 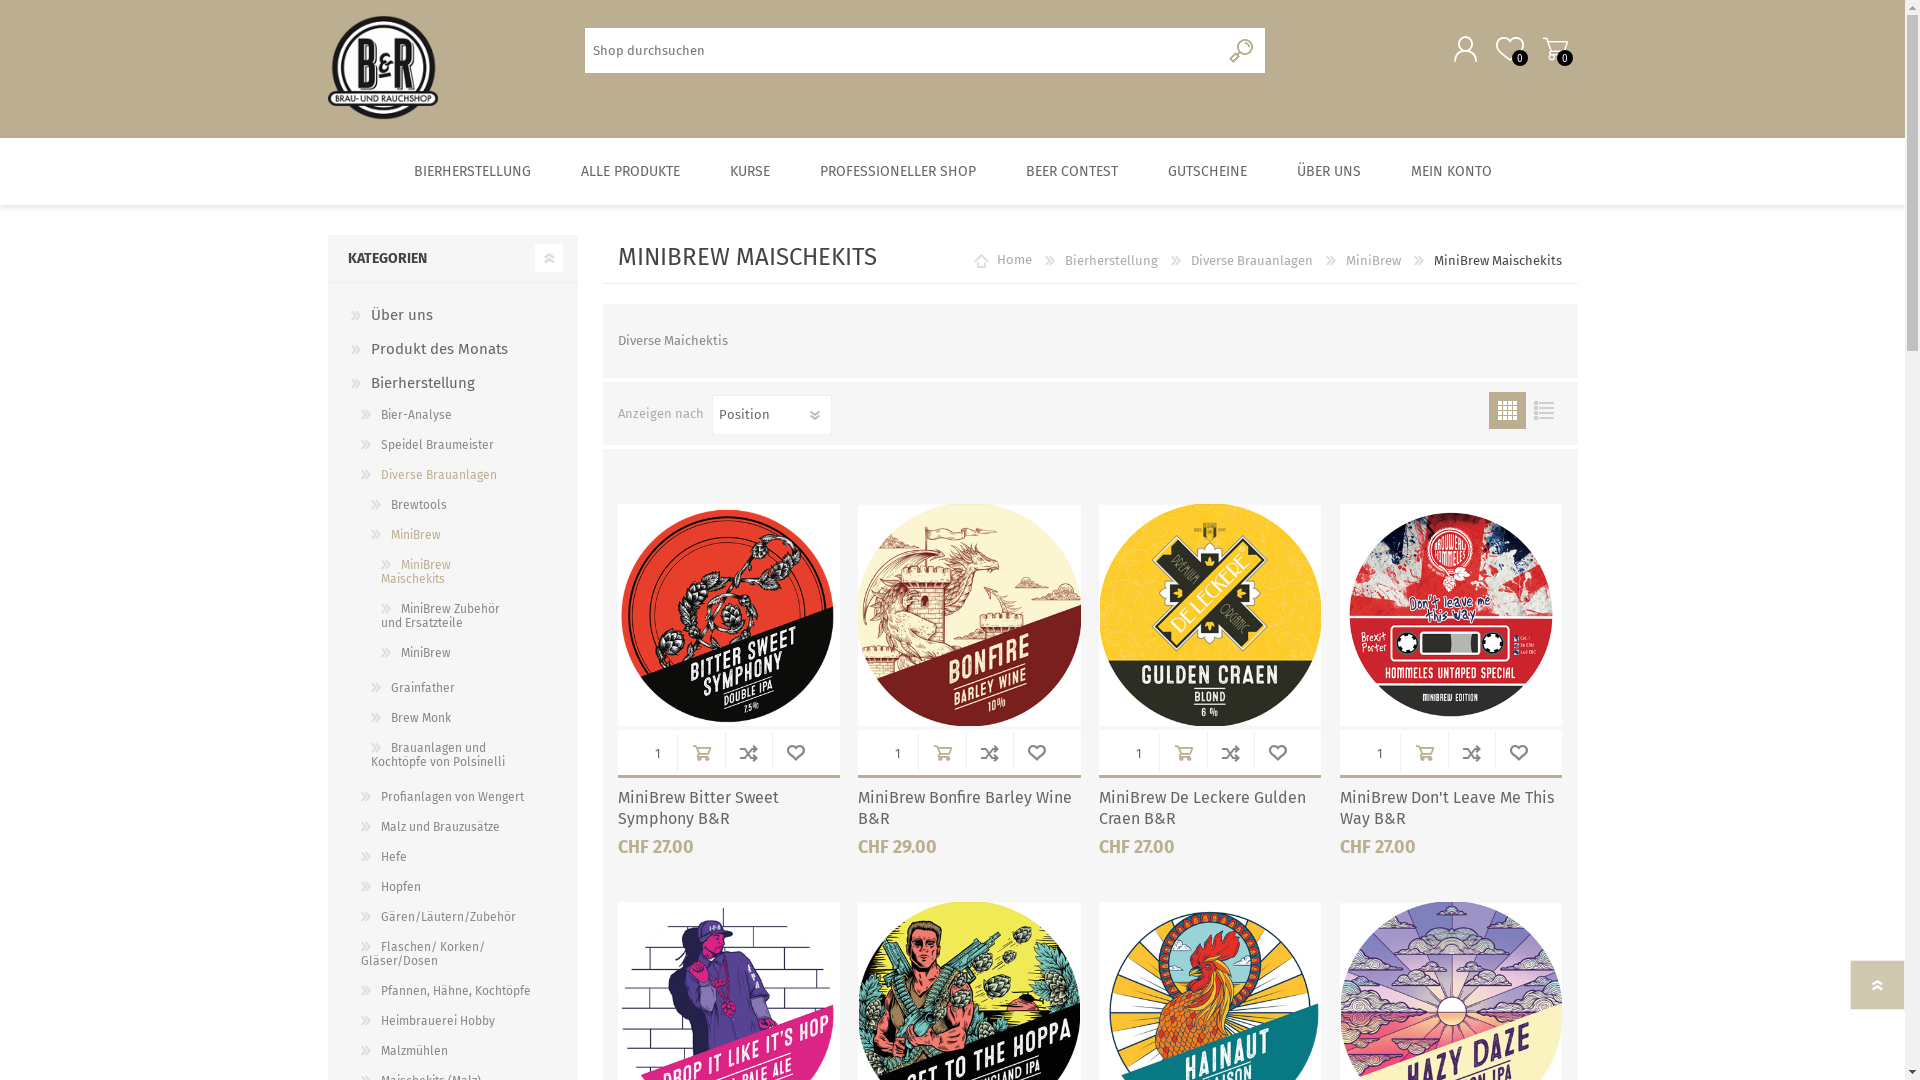 What do you see at coordinates (426, 443) in the screenshot?
I see `'Speidel Braumeister'` at bounding box center [426, 443].